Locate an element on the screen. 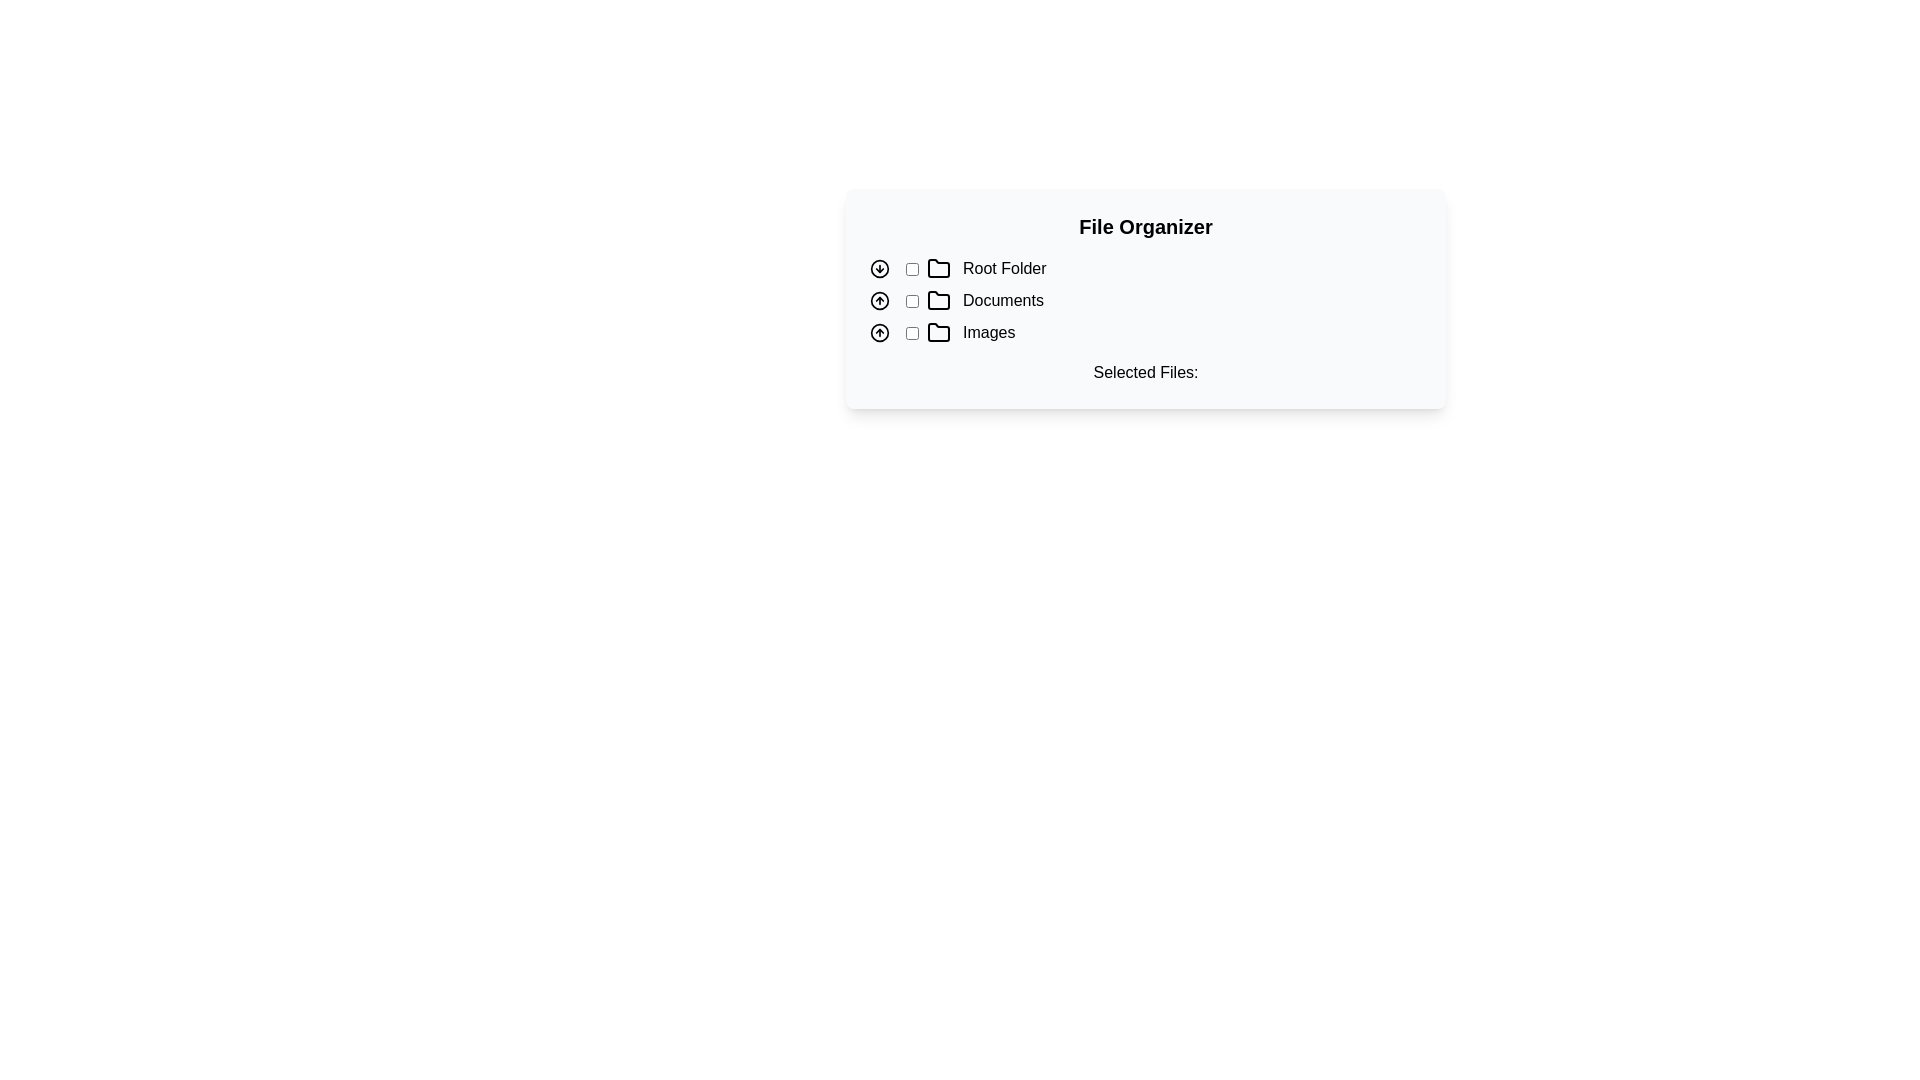 This screenshot has height=1080, width=1920. the circular outline icon with an upward-pointing arrow, which is the third icon in the vertical list to the left of the 'Images' folder label in the 'File Organizer' interface is located at coordinates (879, 331).